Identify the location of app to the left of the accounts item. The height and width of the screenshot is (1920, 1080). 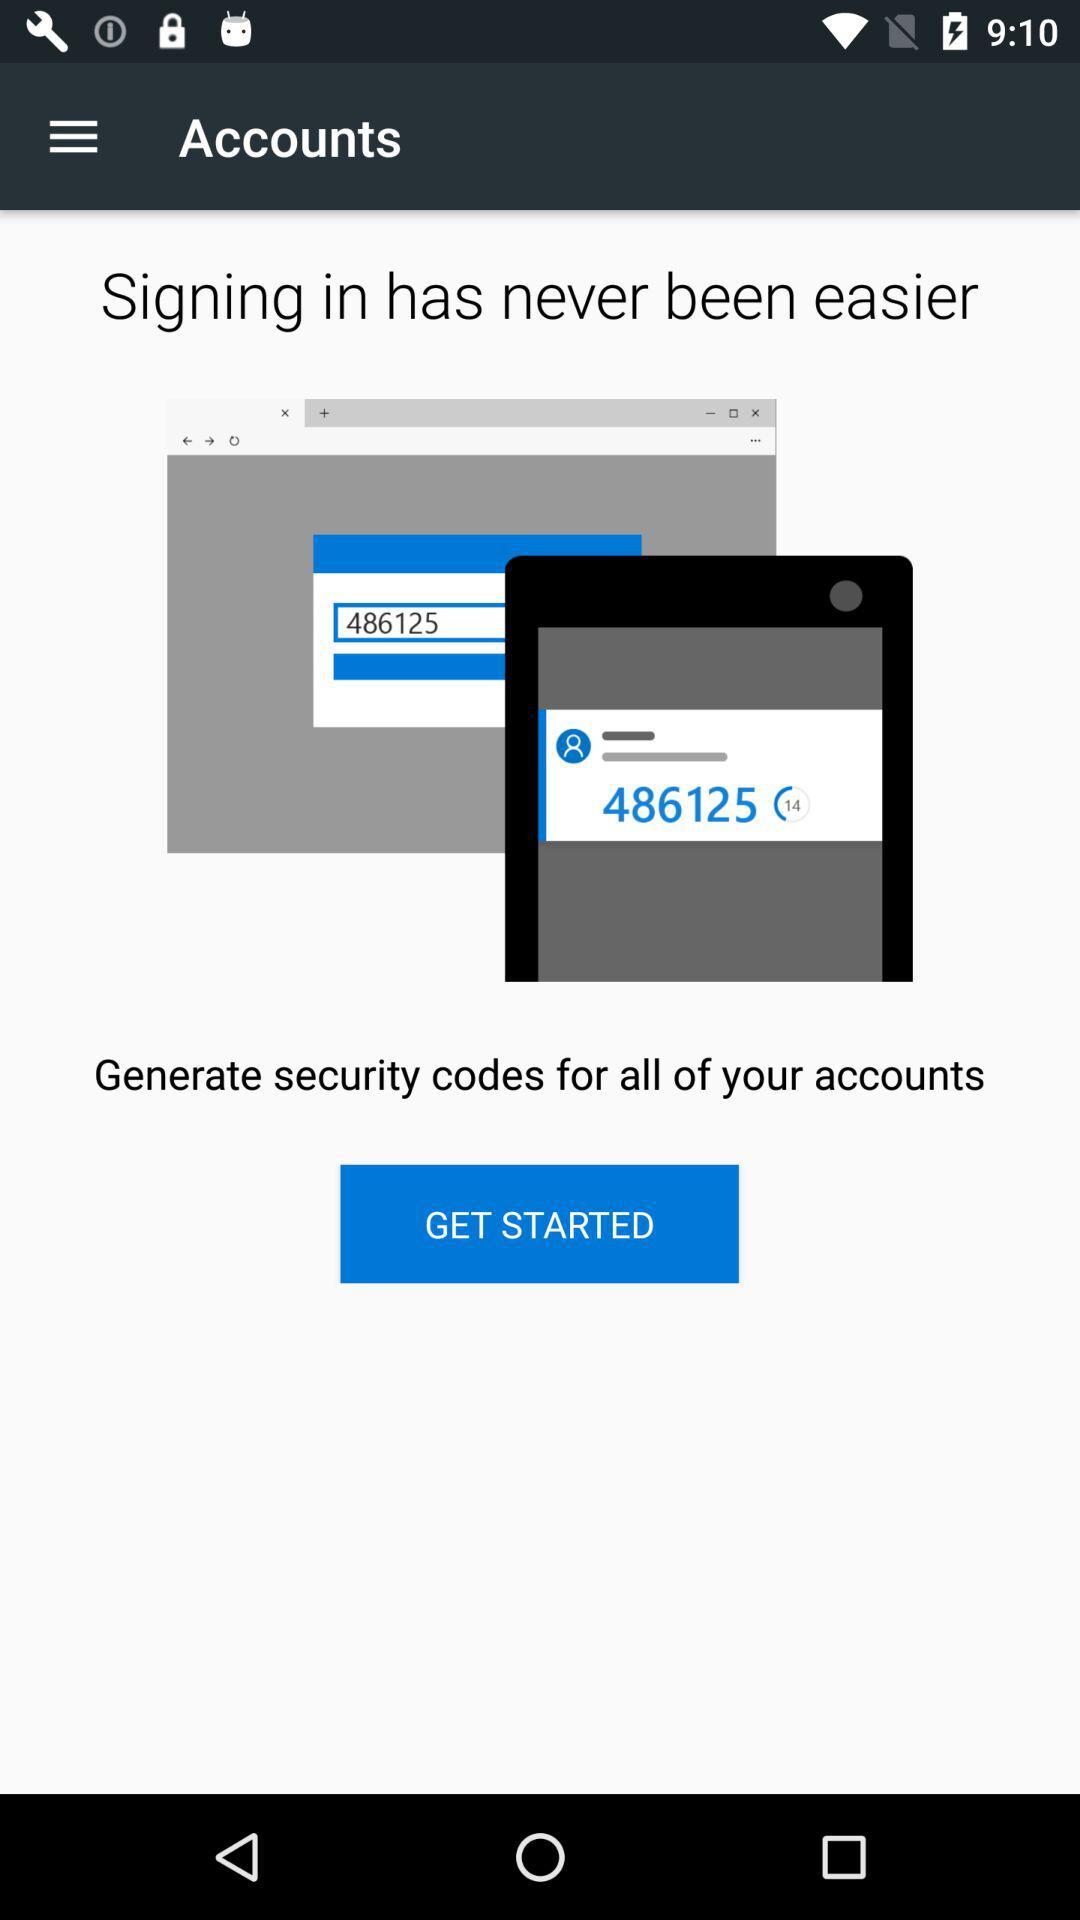
(83, 135).